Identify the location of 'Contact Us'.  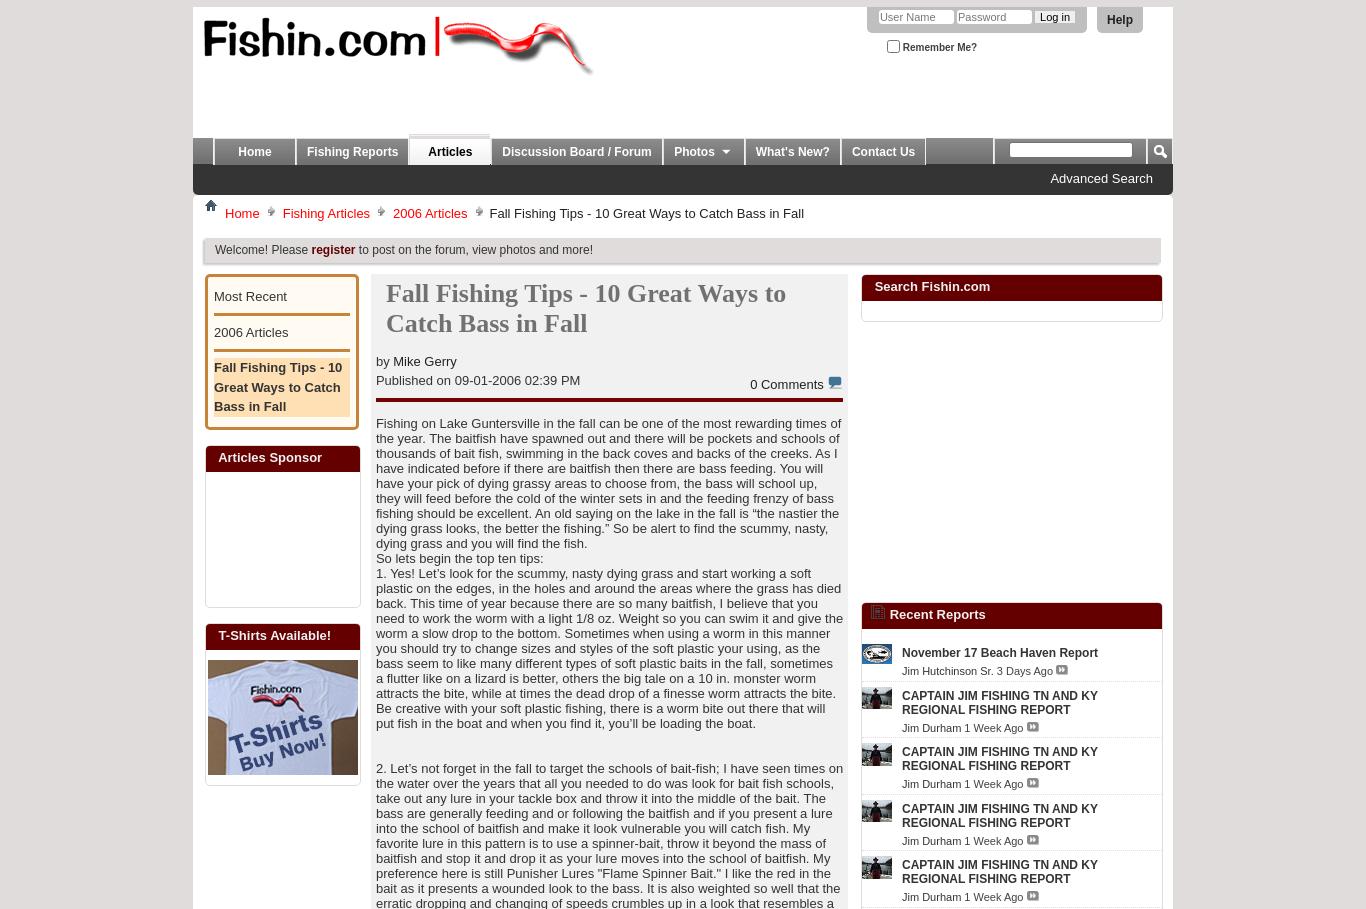
(881, 150).